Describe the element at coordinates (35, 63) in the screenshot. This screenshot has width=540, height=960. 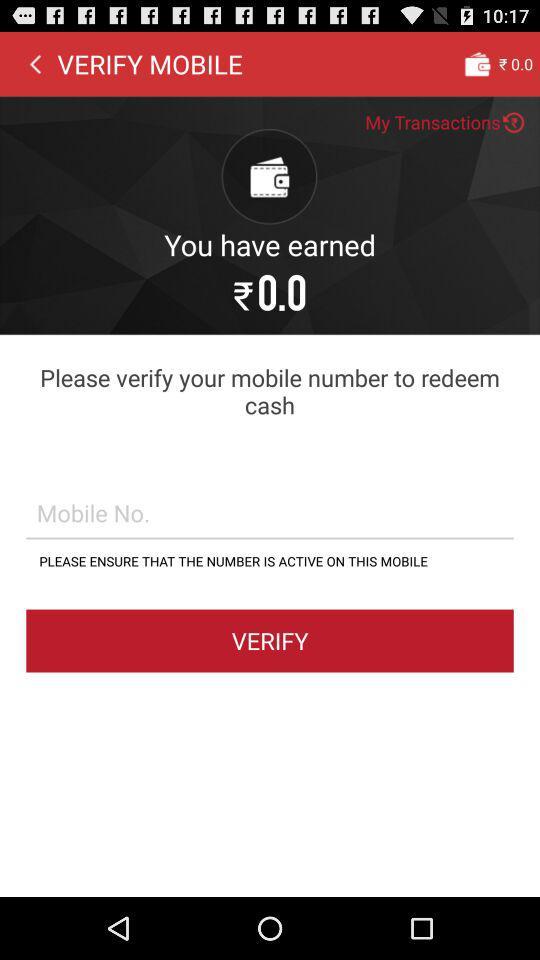
I see `item above the please verify your` at that location.